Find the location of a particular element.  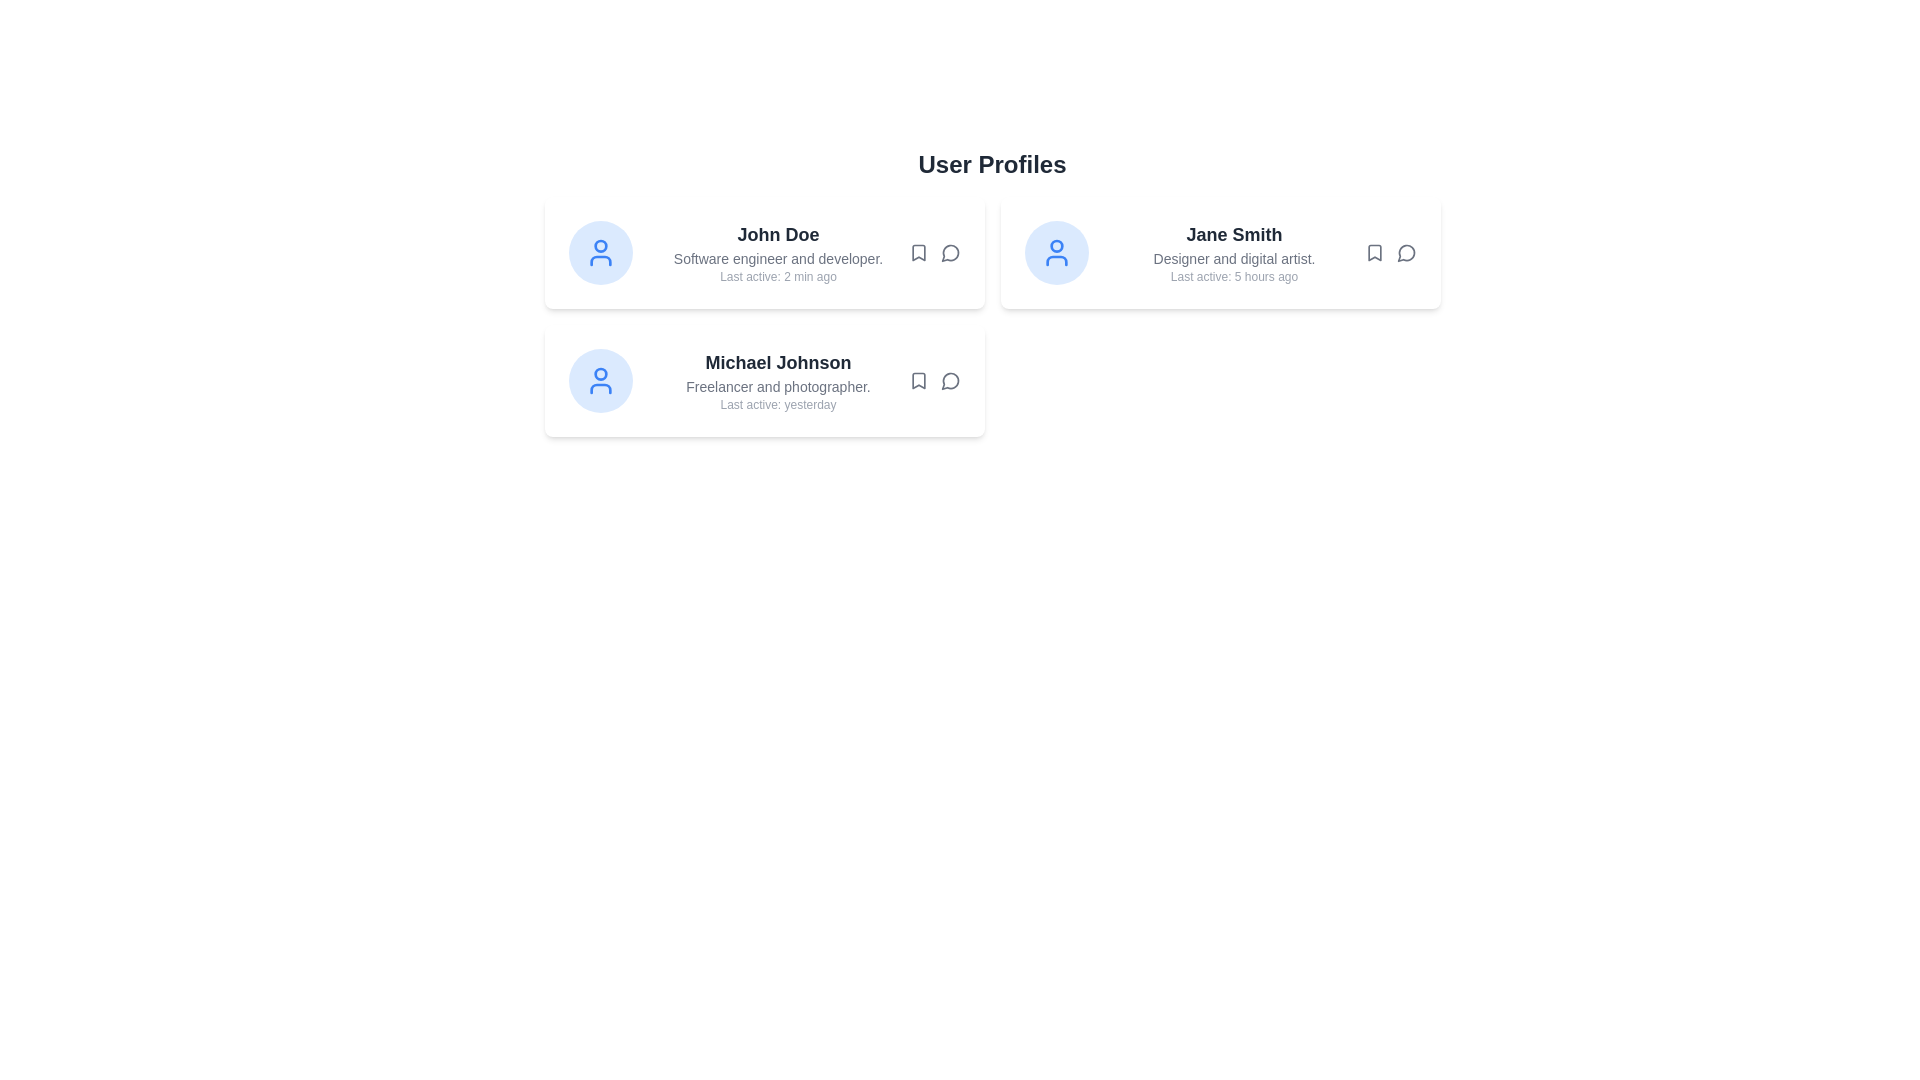

the user profile icon for 'John Doe', which is centrally located within the profile card in the top-left quadrant of the user profile grid is located at coordinates (599, 252).